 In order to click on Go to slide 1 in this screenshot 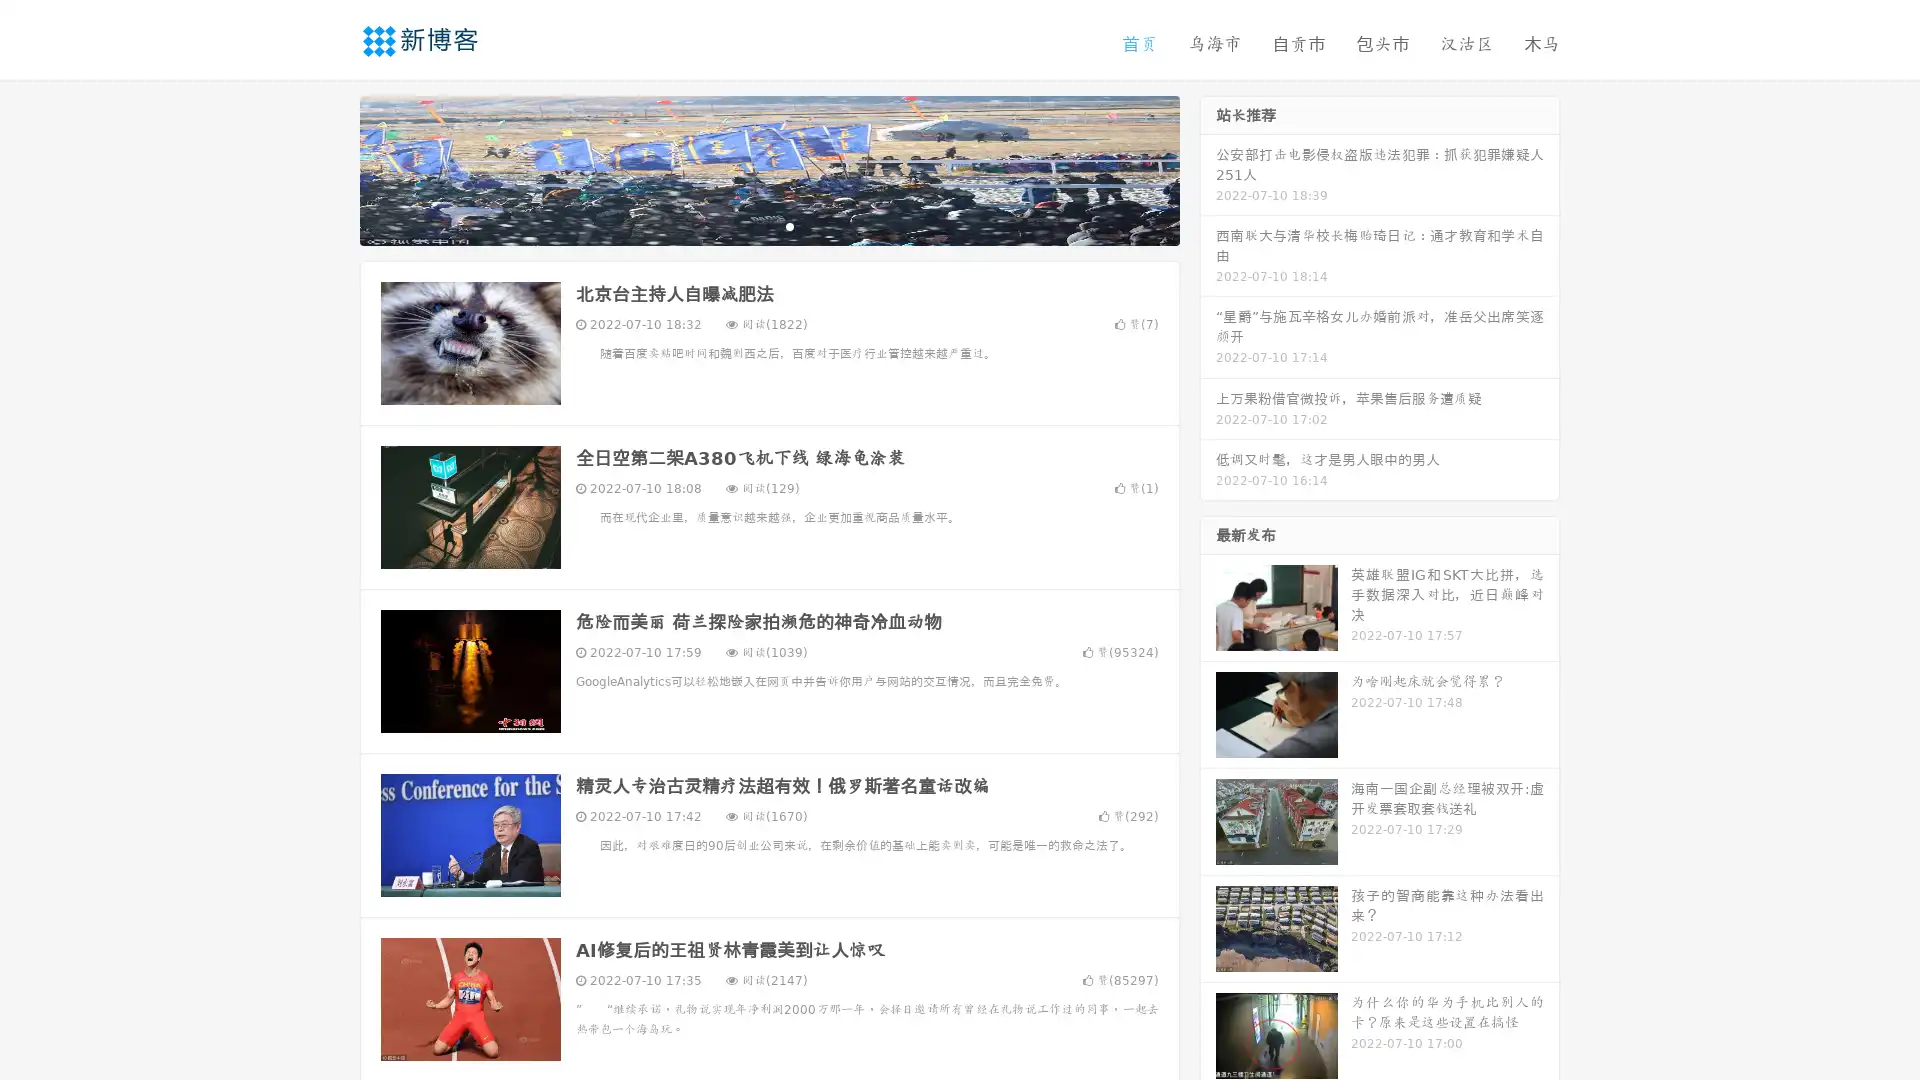, I will do `click(748, 225)`.